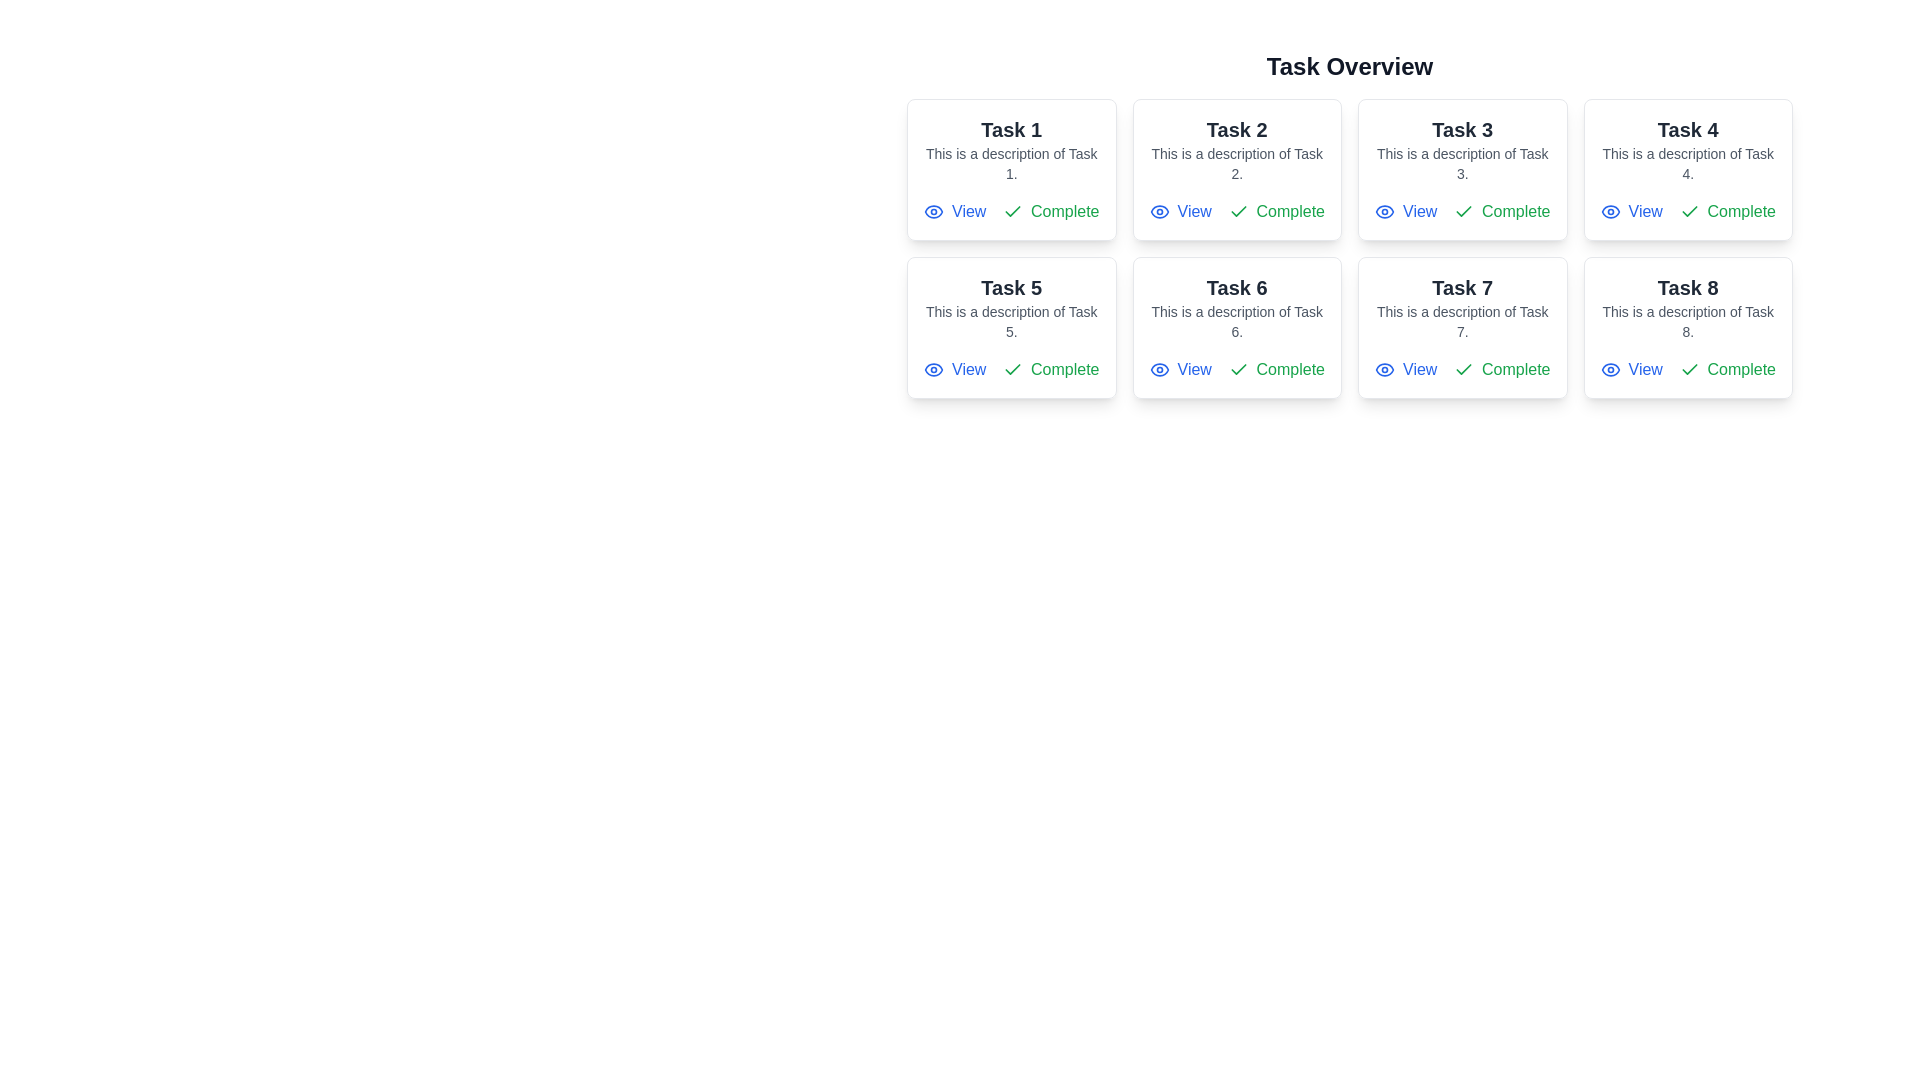 Image resolution: width=1920 pixels, height=1080 pixels. I want to click on static text field that contains the description 'This is a description of Task 6.' located below the title 'Task 6' in the task card, so click(1236, 320).